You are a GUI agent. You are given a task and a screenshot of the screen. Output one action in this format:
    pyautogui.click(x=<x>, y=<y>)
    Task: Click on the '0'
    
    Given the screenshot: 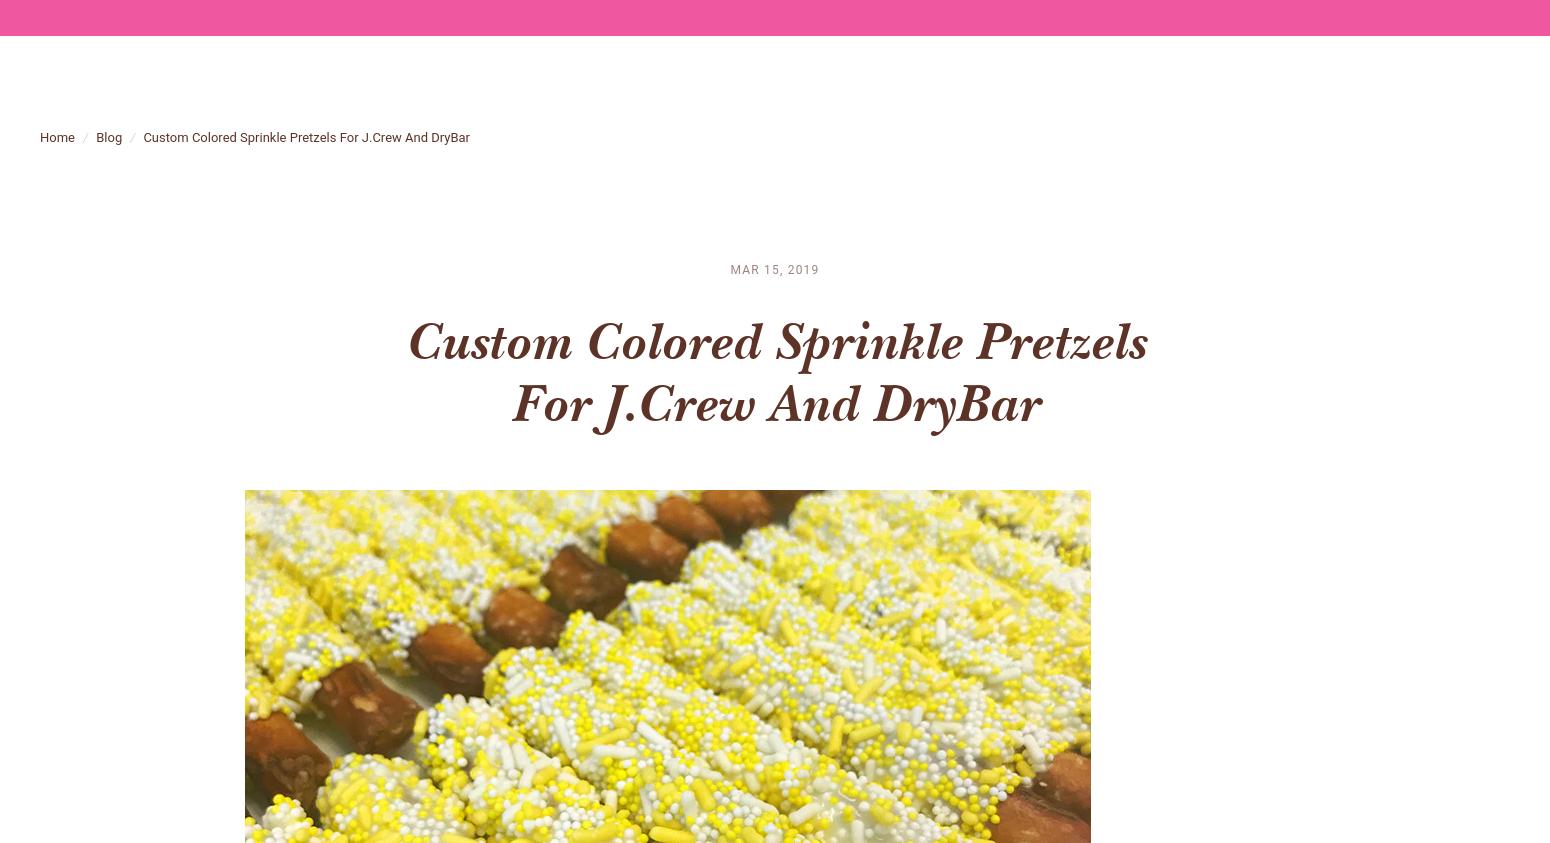 What is the action you would take?
    pyautogui.click(x=1501, y=28)
    